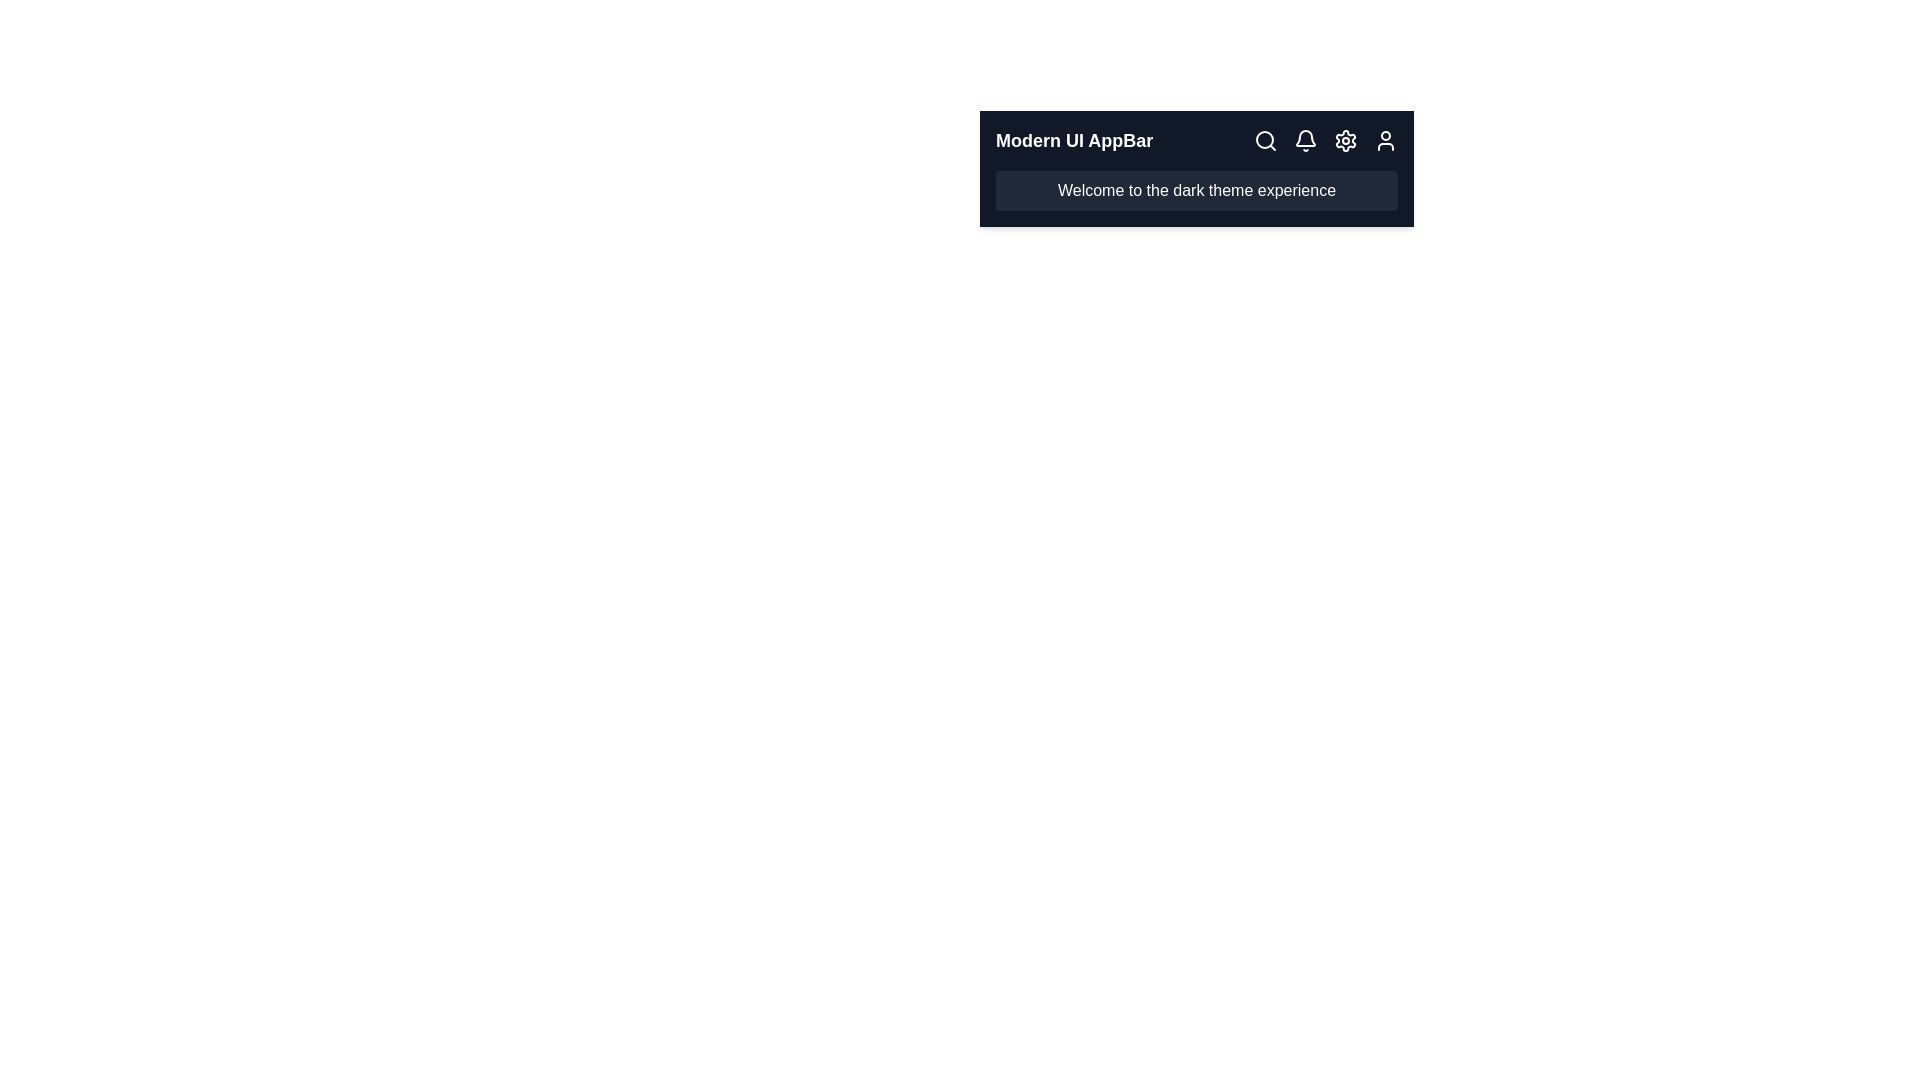  Describe the element at coordinates (1305, 140) in the screenshot. I see `the 'Notifications' icon in the AppBar` at that location.